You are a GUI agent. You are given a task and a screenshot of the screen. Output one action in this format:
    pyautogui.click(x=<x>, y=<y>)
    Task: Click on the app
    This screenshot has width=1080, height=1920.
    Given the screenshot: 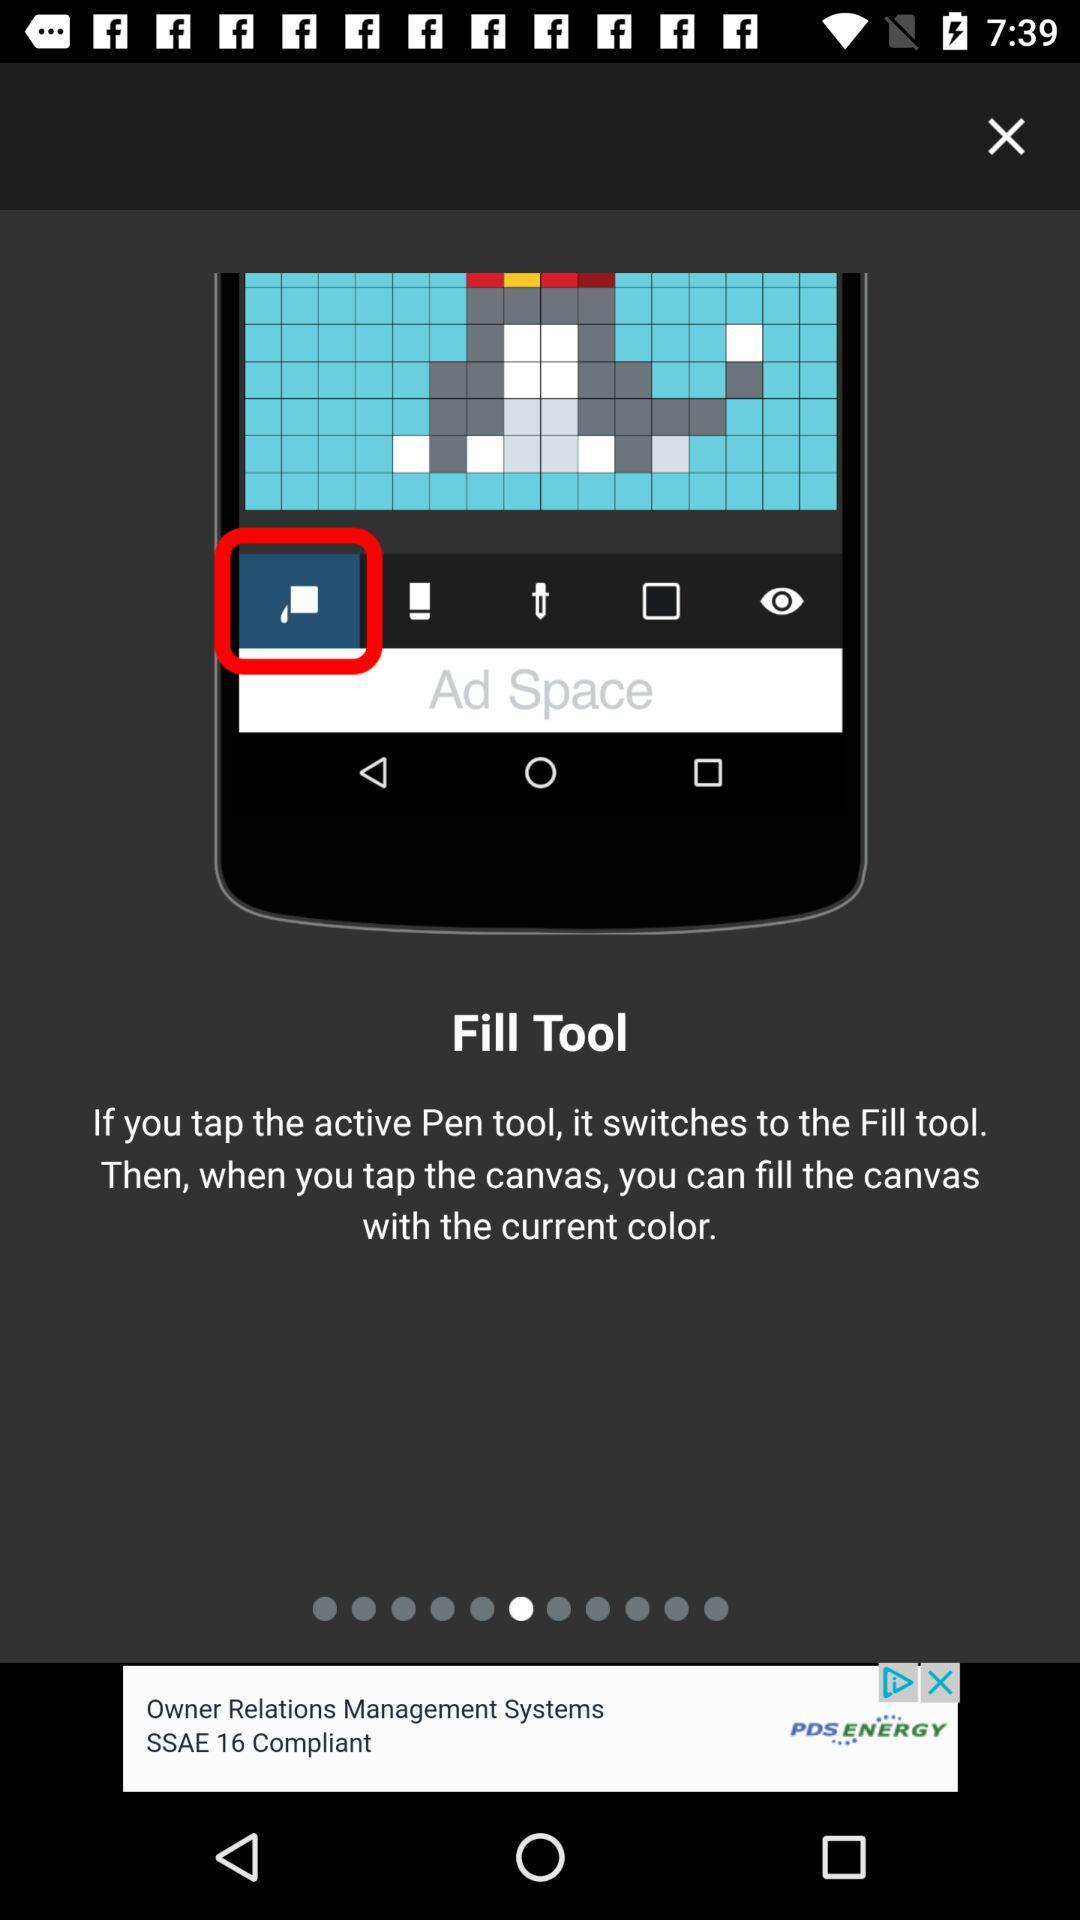 What is the action you would take?
    pyautogui.click(x=1006, y=135)
    